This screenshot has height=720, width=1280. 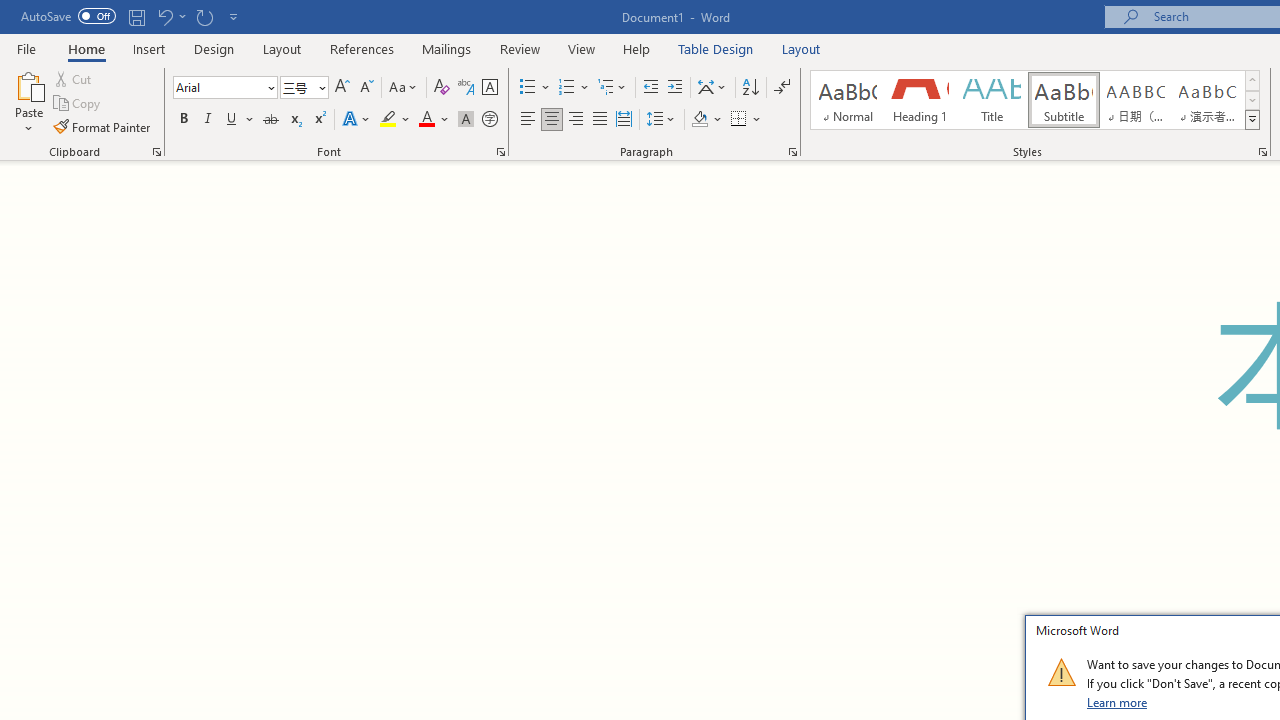 I want to click on 'Text Highlight Color Yellow', so click(x=388, y=119).